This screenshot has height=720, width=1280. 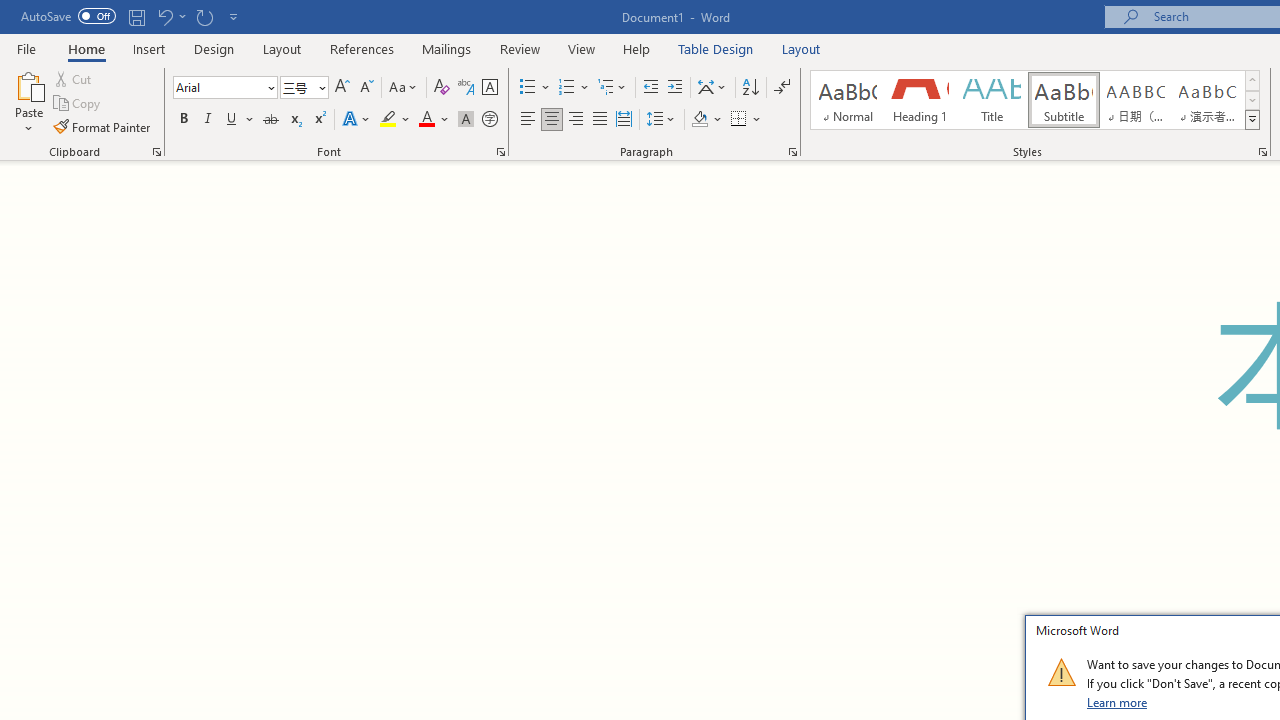 I want to click on 'Text Highlight Color Yellow', so click(x=388, y=119).